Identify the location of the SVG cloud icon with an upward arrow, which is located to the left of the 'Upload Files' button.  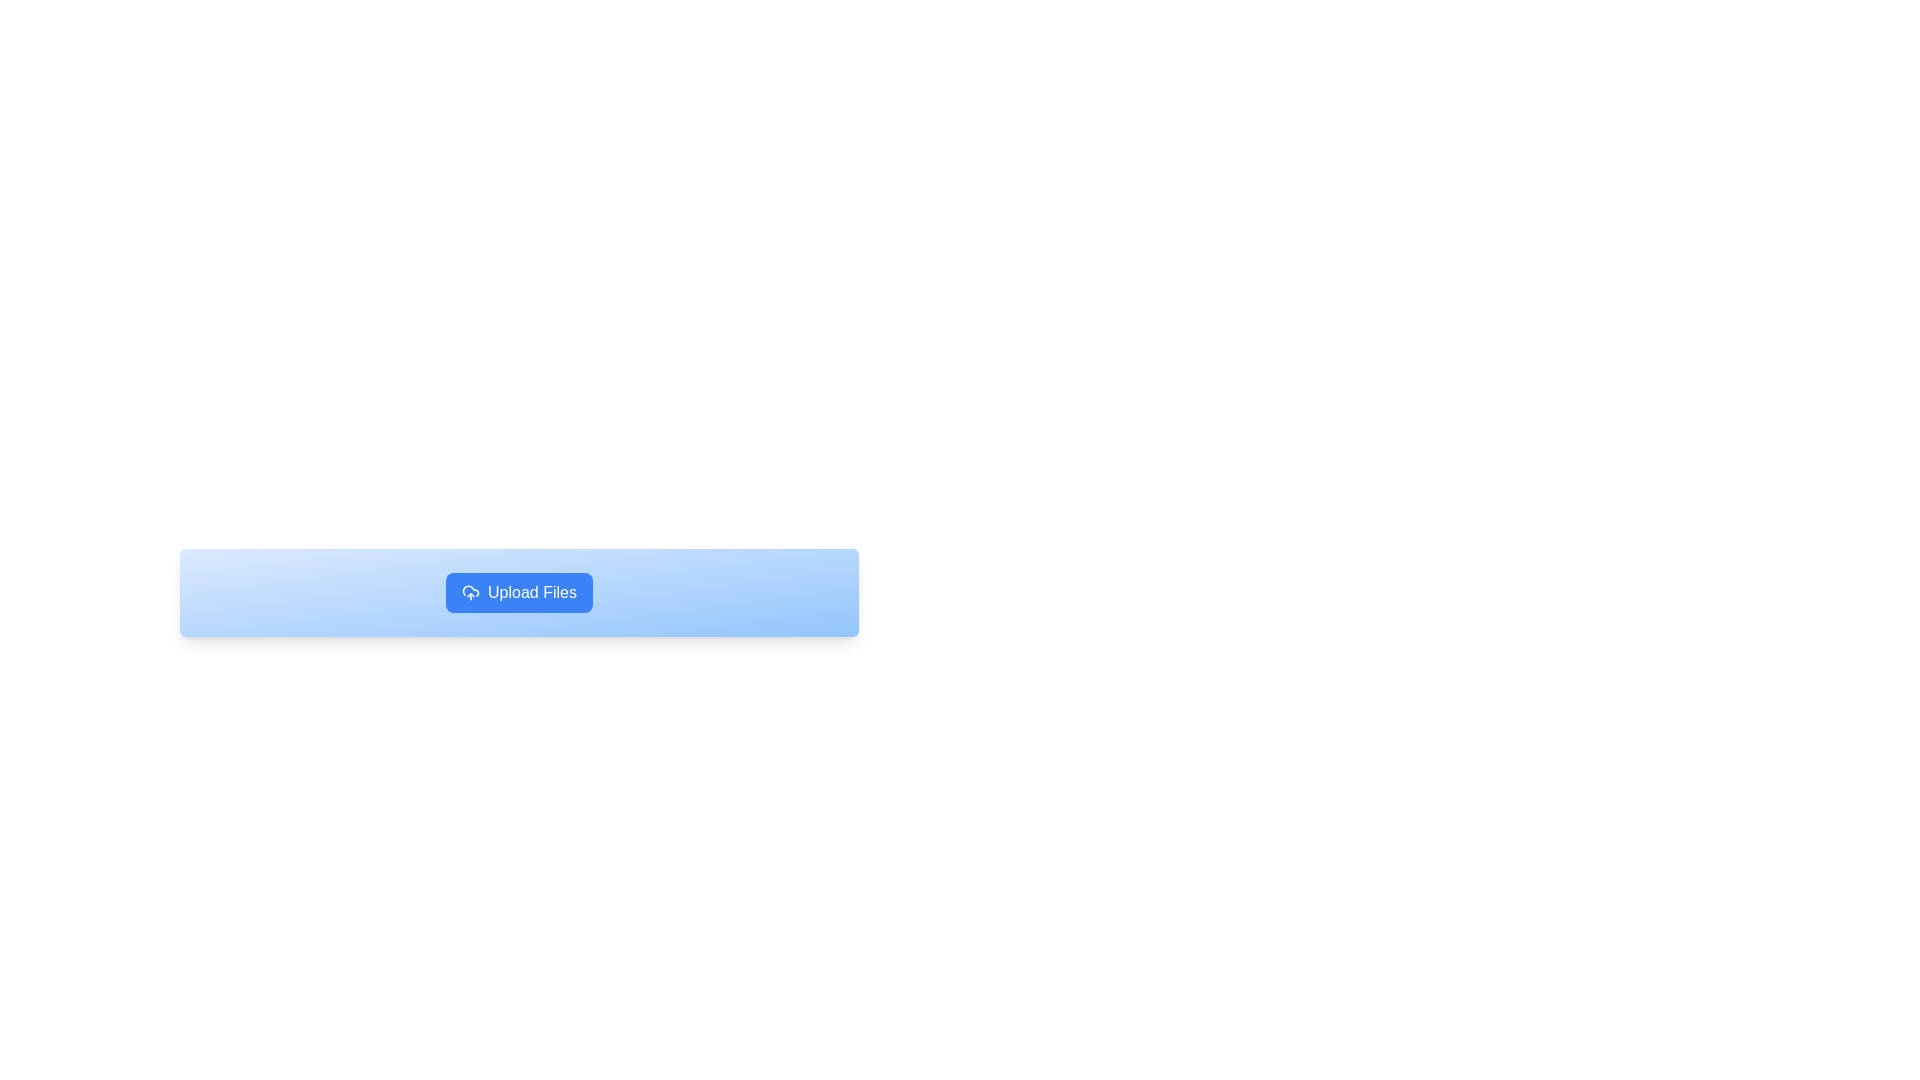
(469, 592).